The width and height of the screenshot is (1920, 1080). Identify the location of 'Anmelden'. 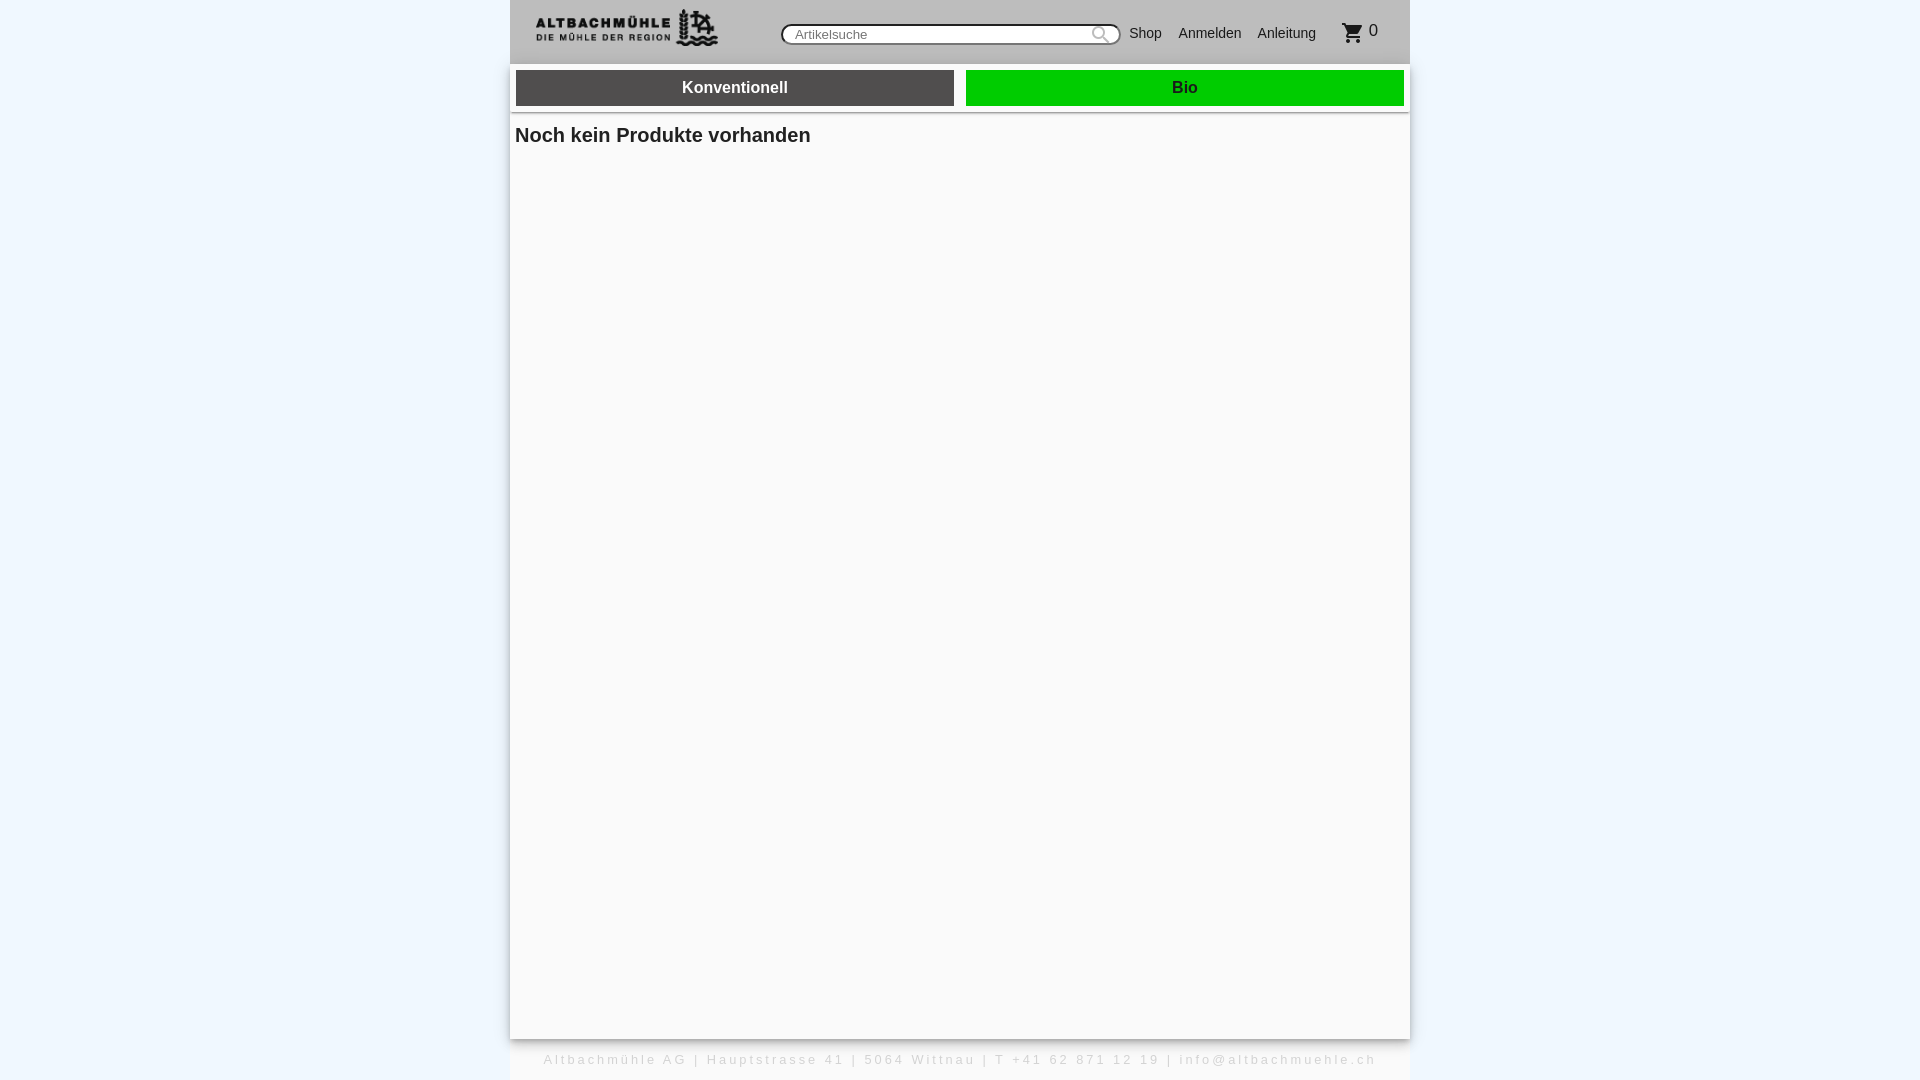
(1209, 31).